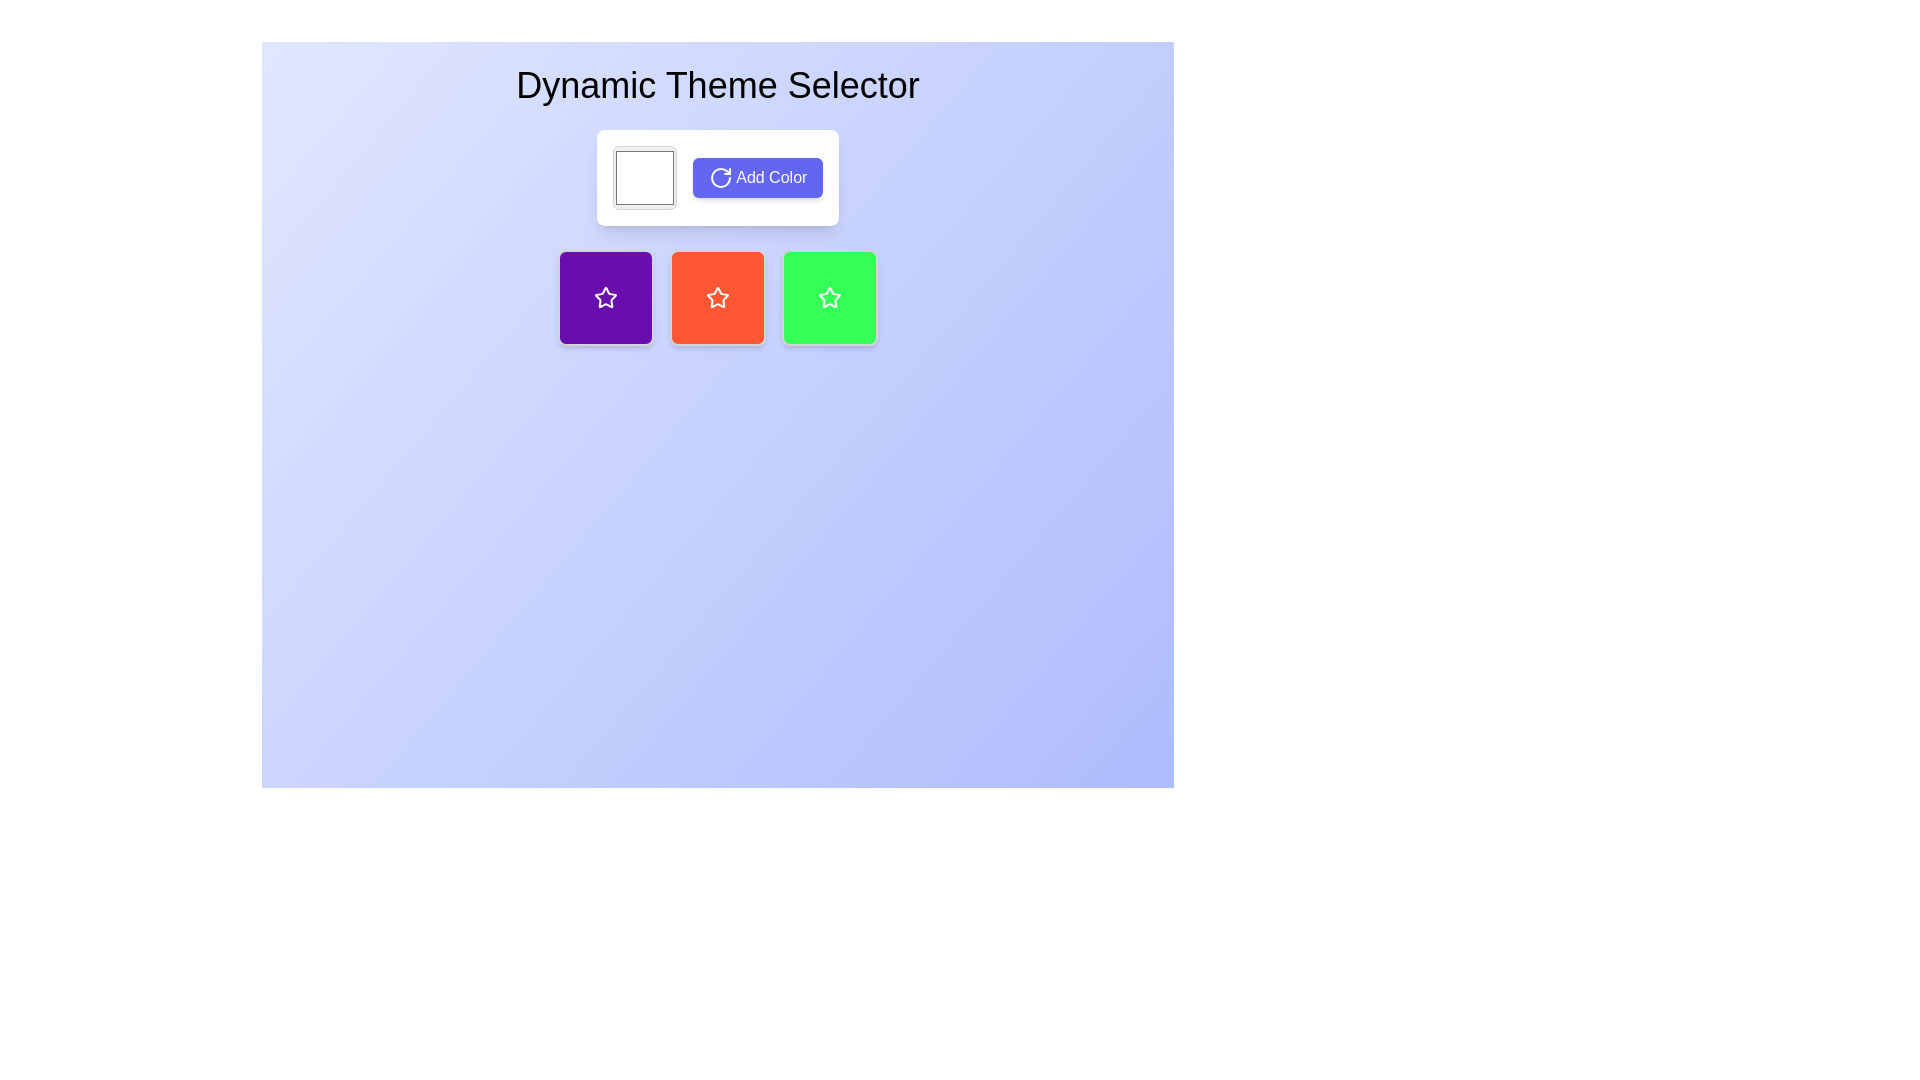 The image size is (1920, 1080). Describe the element at coordinates (720, 177) in the screenshot. I see `the icon button for resetting or reloading within the 'Add Color' functionality, located on the left side of the purple 'Add Color' button near the top center of the interface` at that location.